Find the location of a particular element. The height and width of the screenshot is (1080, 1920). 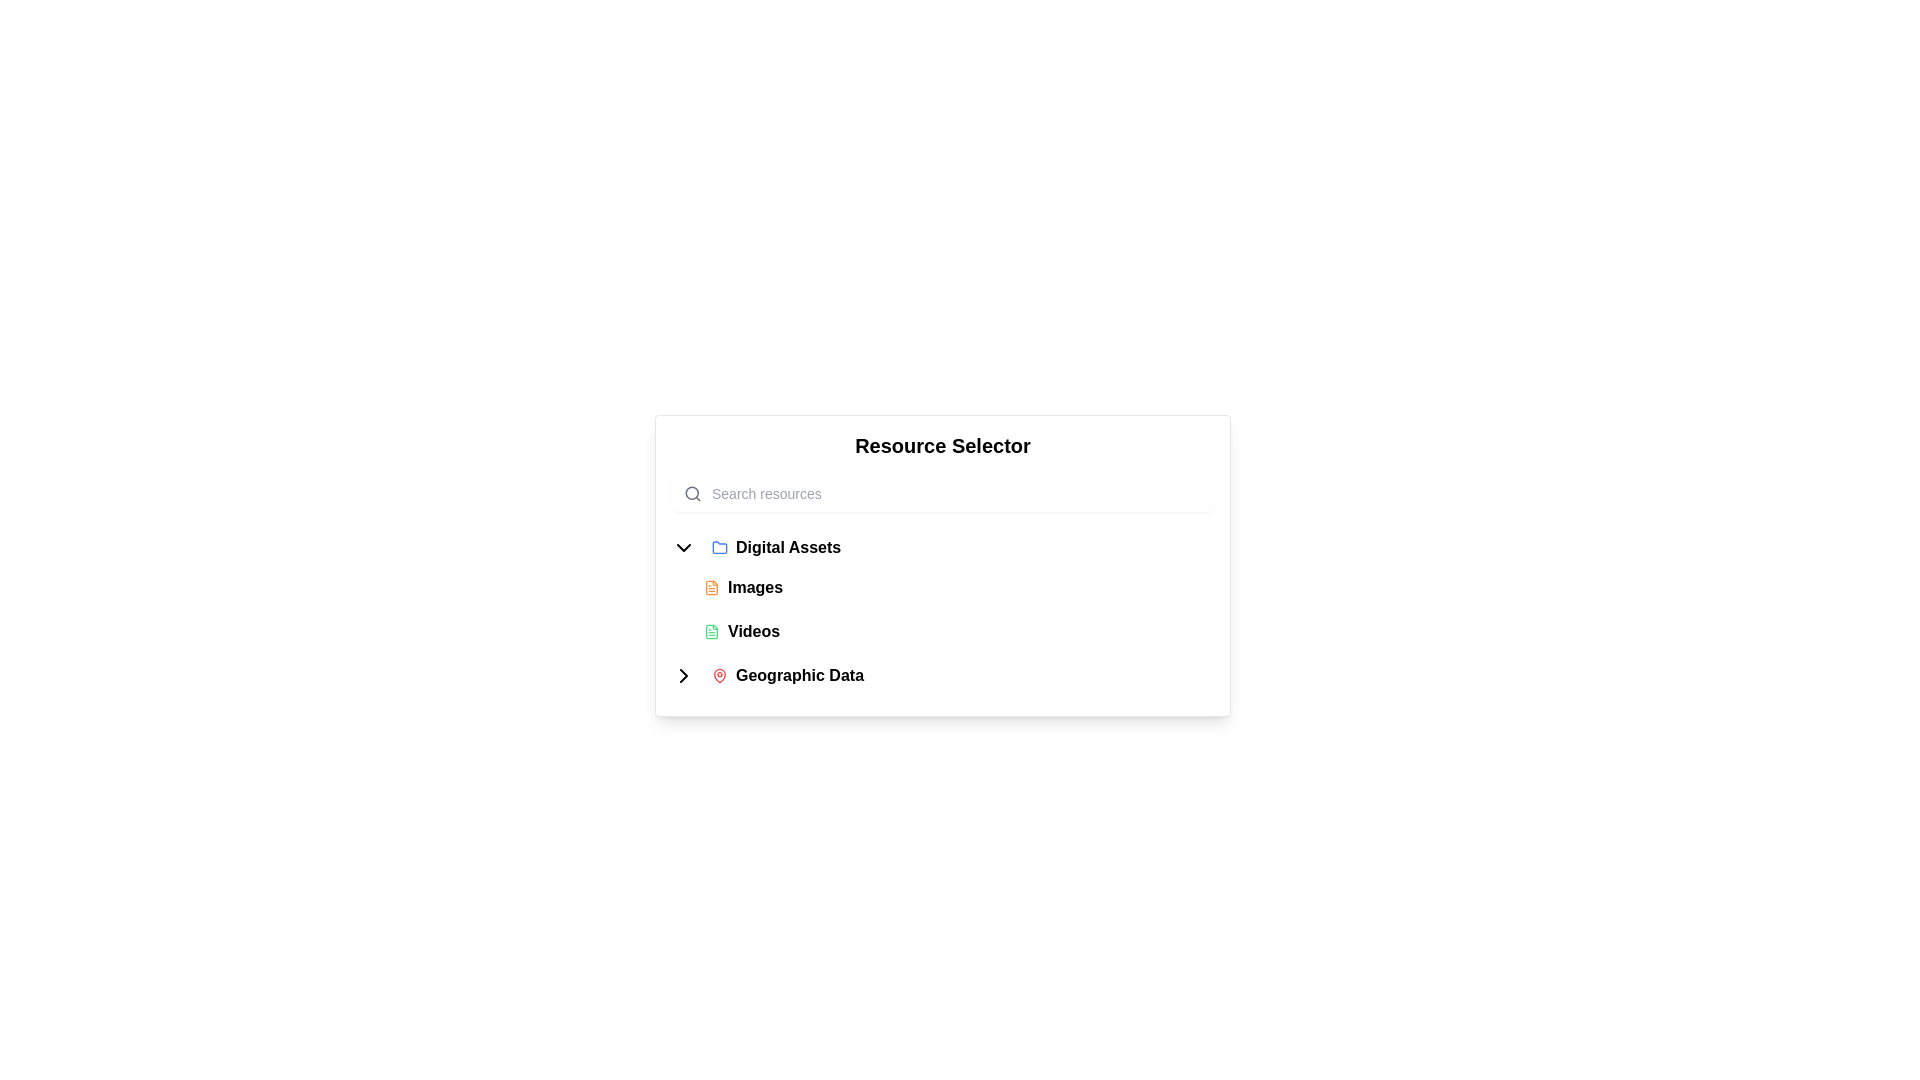

the navigational button with an icon located to the left of the 'Geographic Data' text to interact with it is located at coordinates (684, 675).